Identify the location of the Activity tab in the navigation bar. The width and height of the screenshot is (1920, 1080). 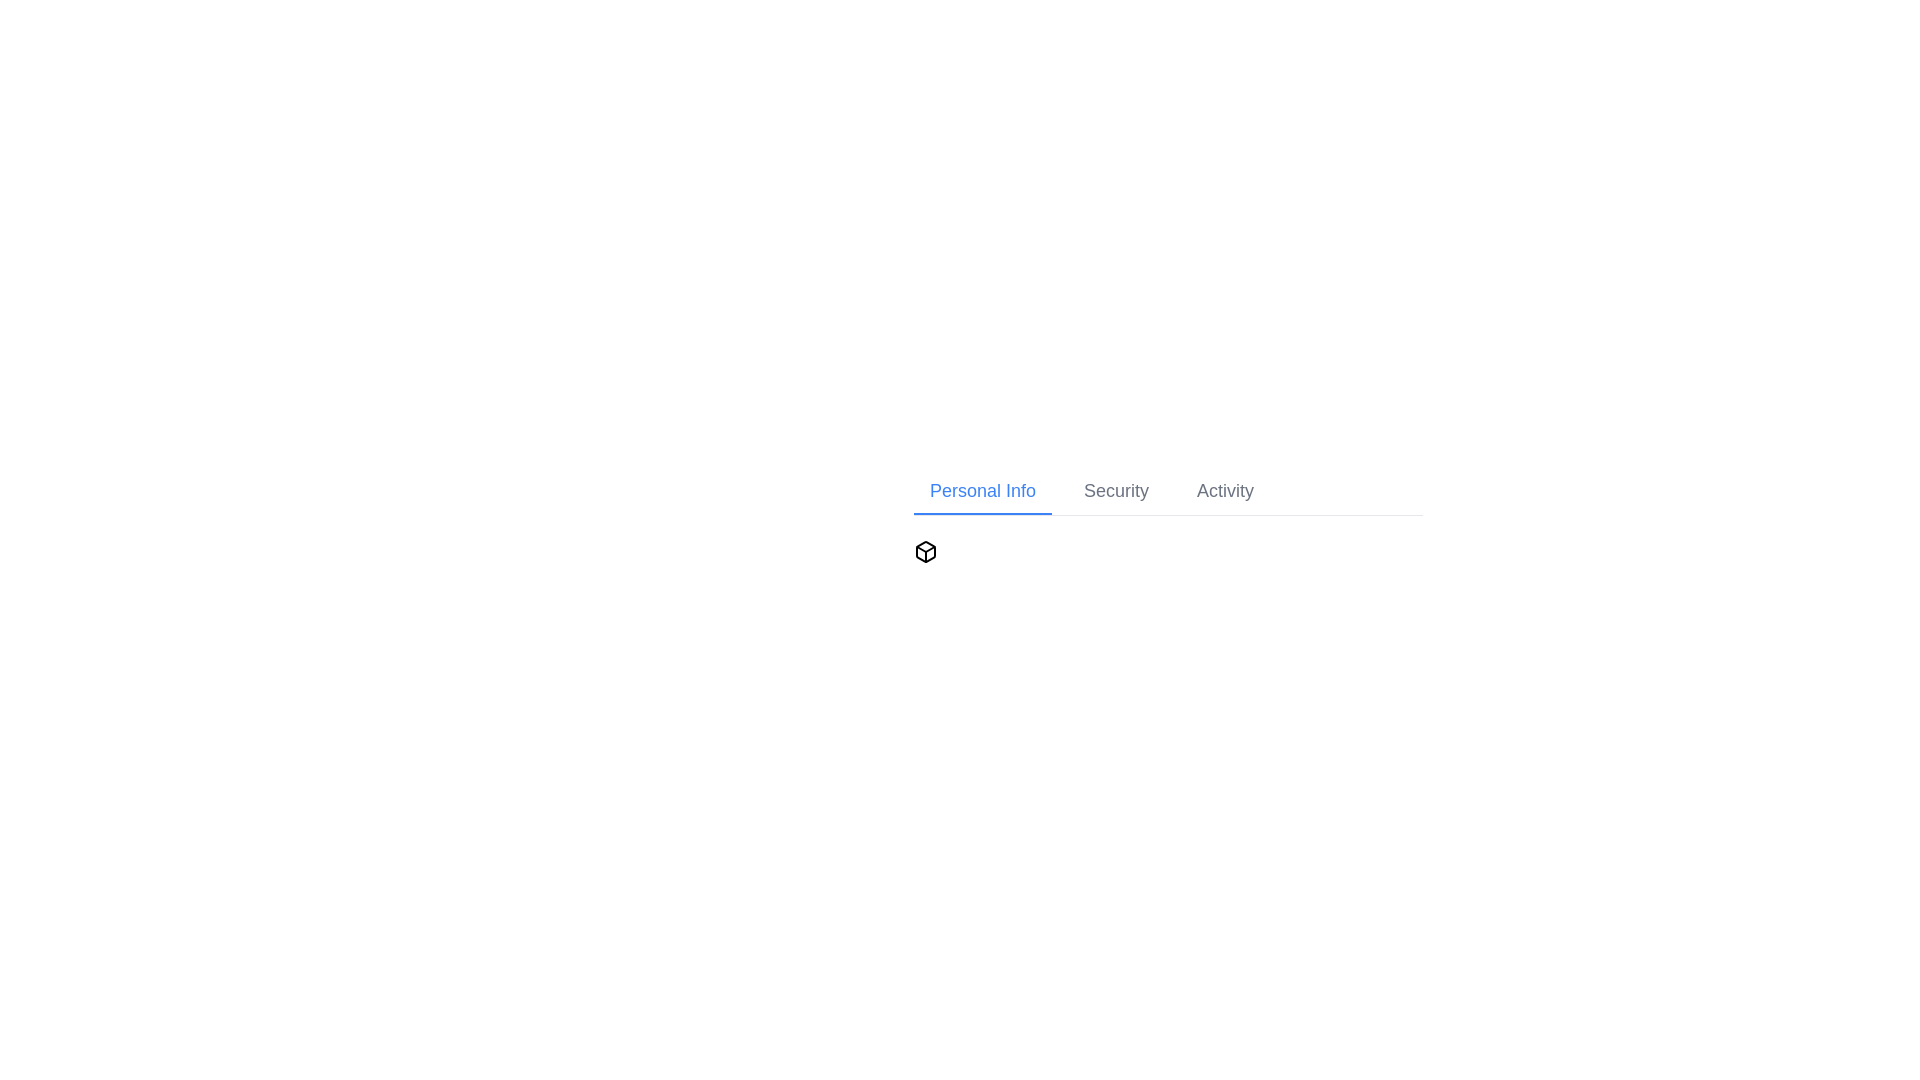
(1224, 492).